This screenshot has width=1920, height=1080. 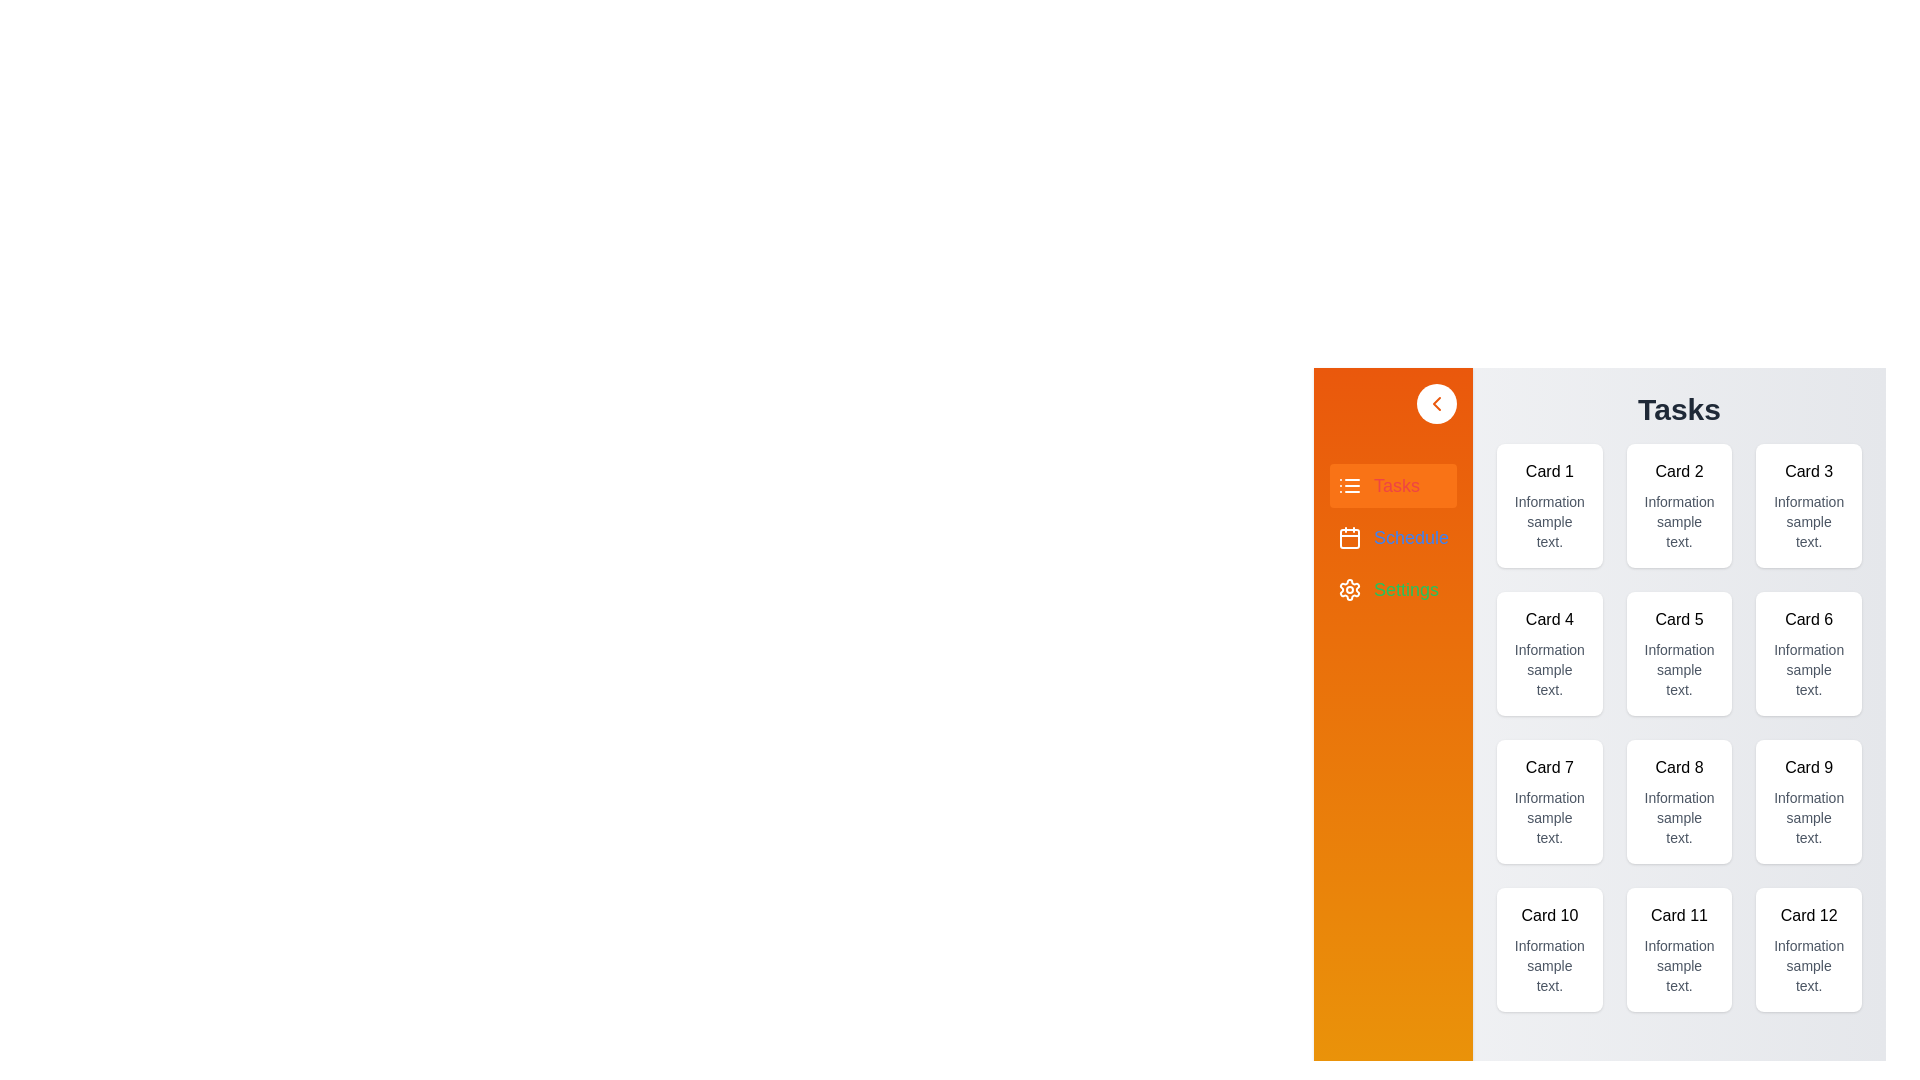 I want to click on the Tasks section in the drawer, so click(x=1391, y=486).